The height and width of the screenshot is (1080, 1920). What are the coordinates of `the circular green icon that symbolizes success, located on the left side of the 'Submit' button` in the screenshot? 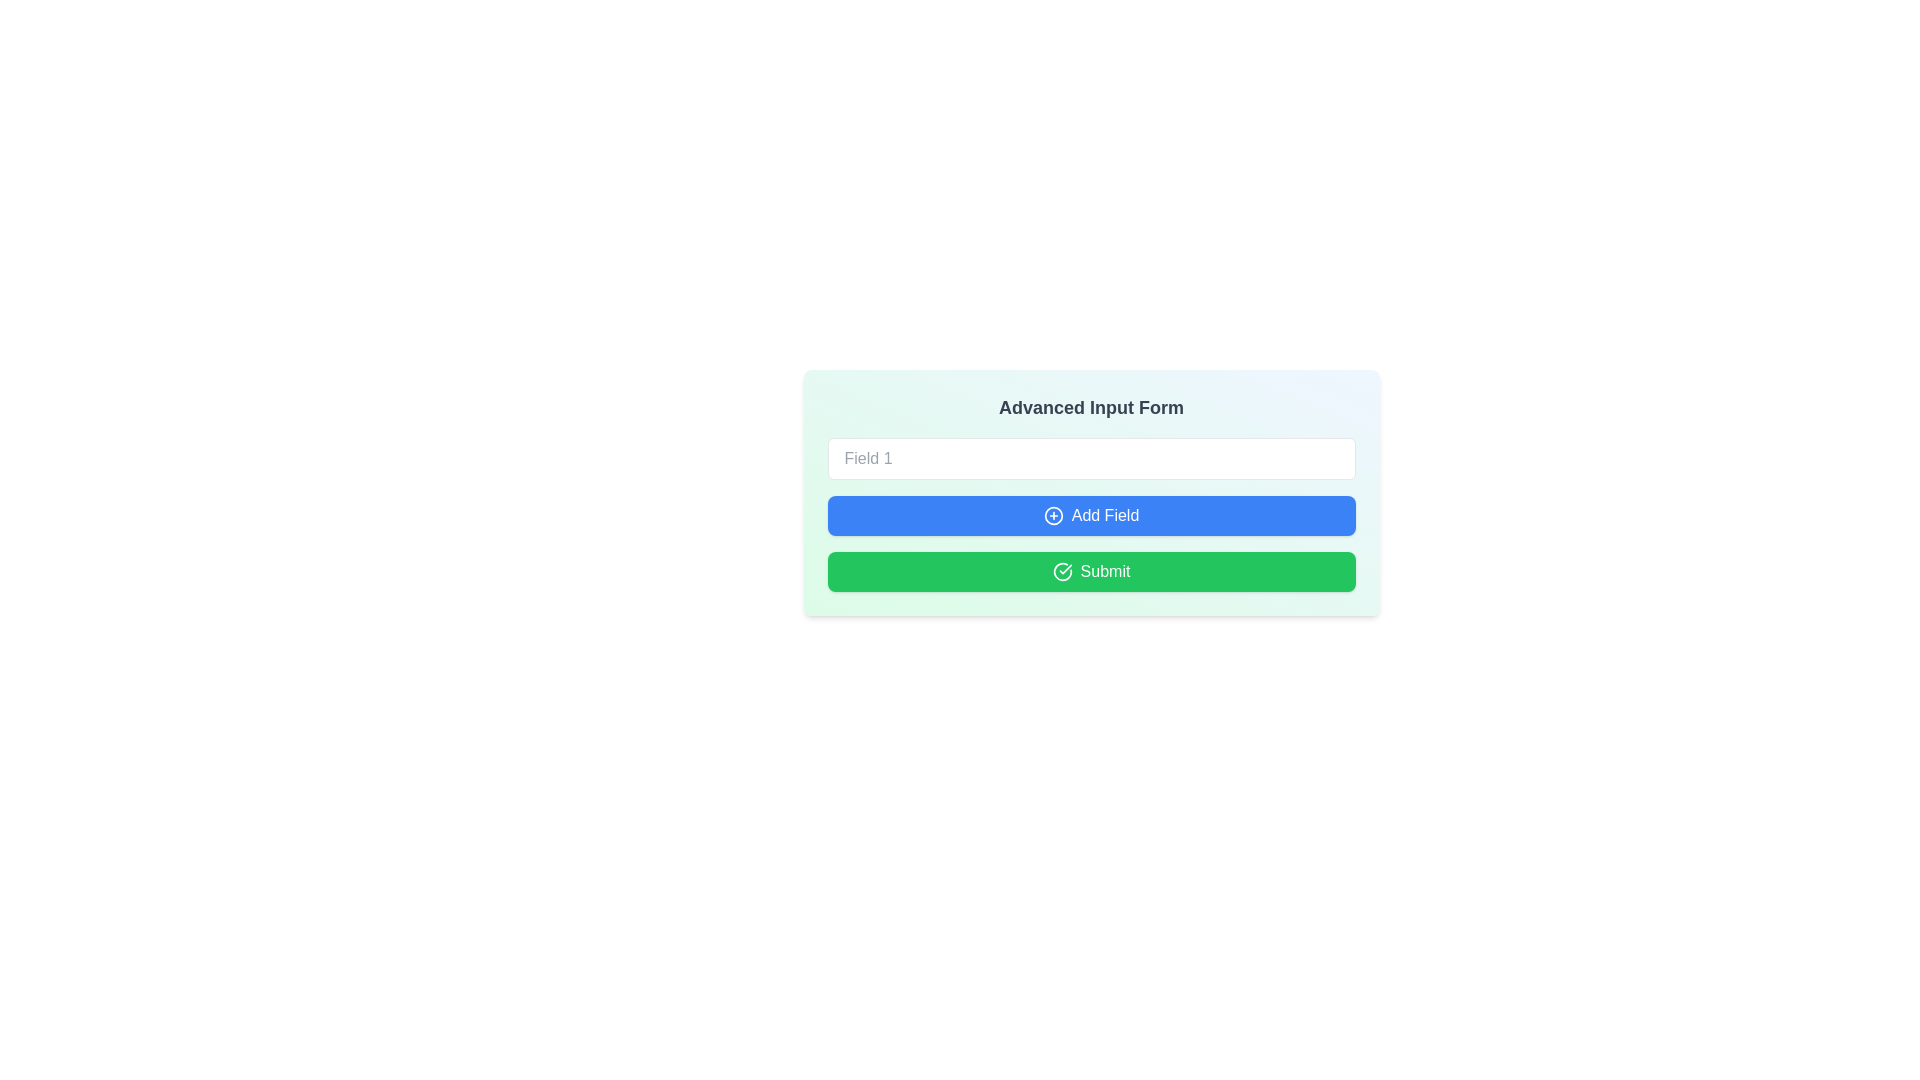 It's located at (1061, 571).